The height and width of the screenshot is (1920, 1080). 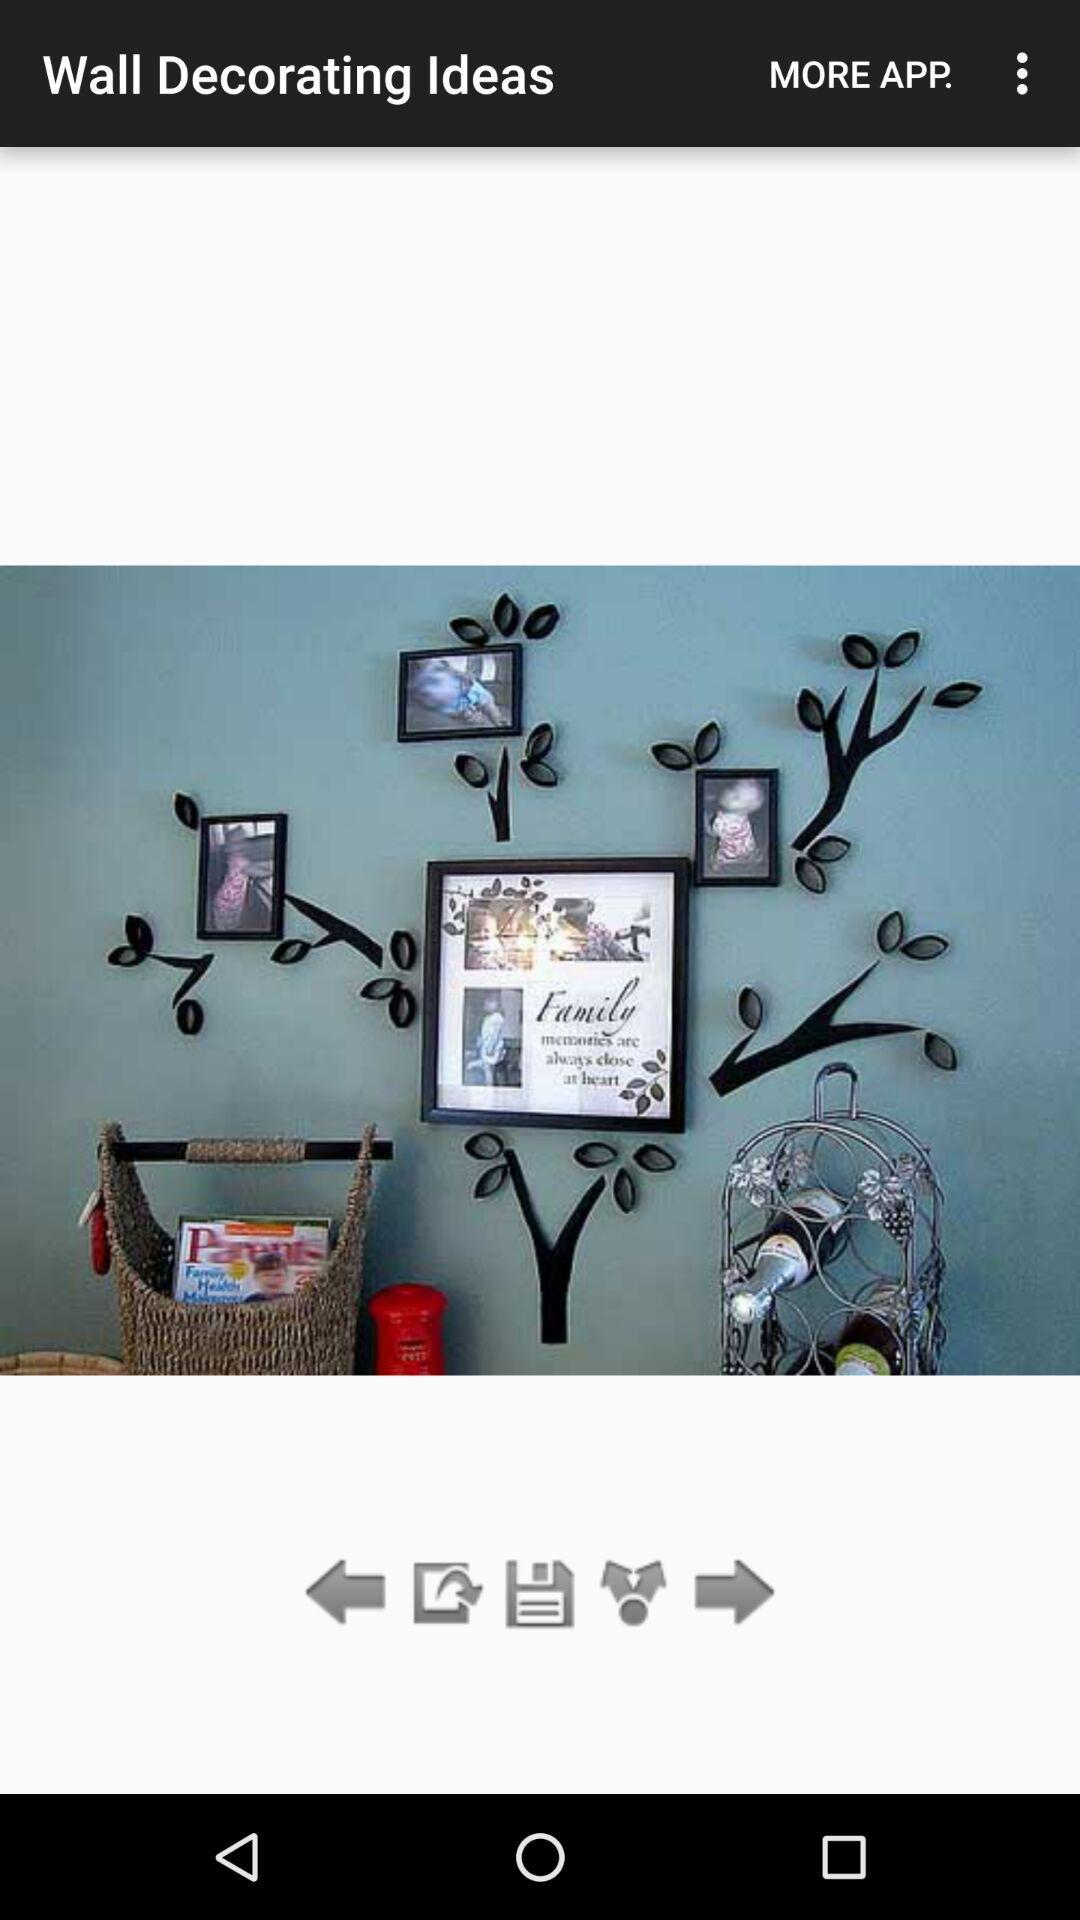 I want to click on the arrow_forward icon, so click(x=729, y=1593).